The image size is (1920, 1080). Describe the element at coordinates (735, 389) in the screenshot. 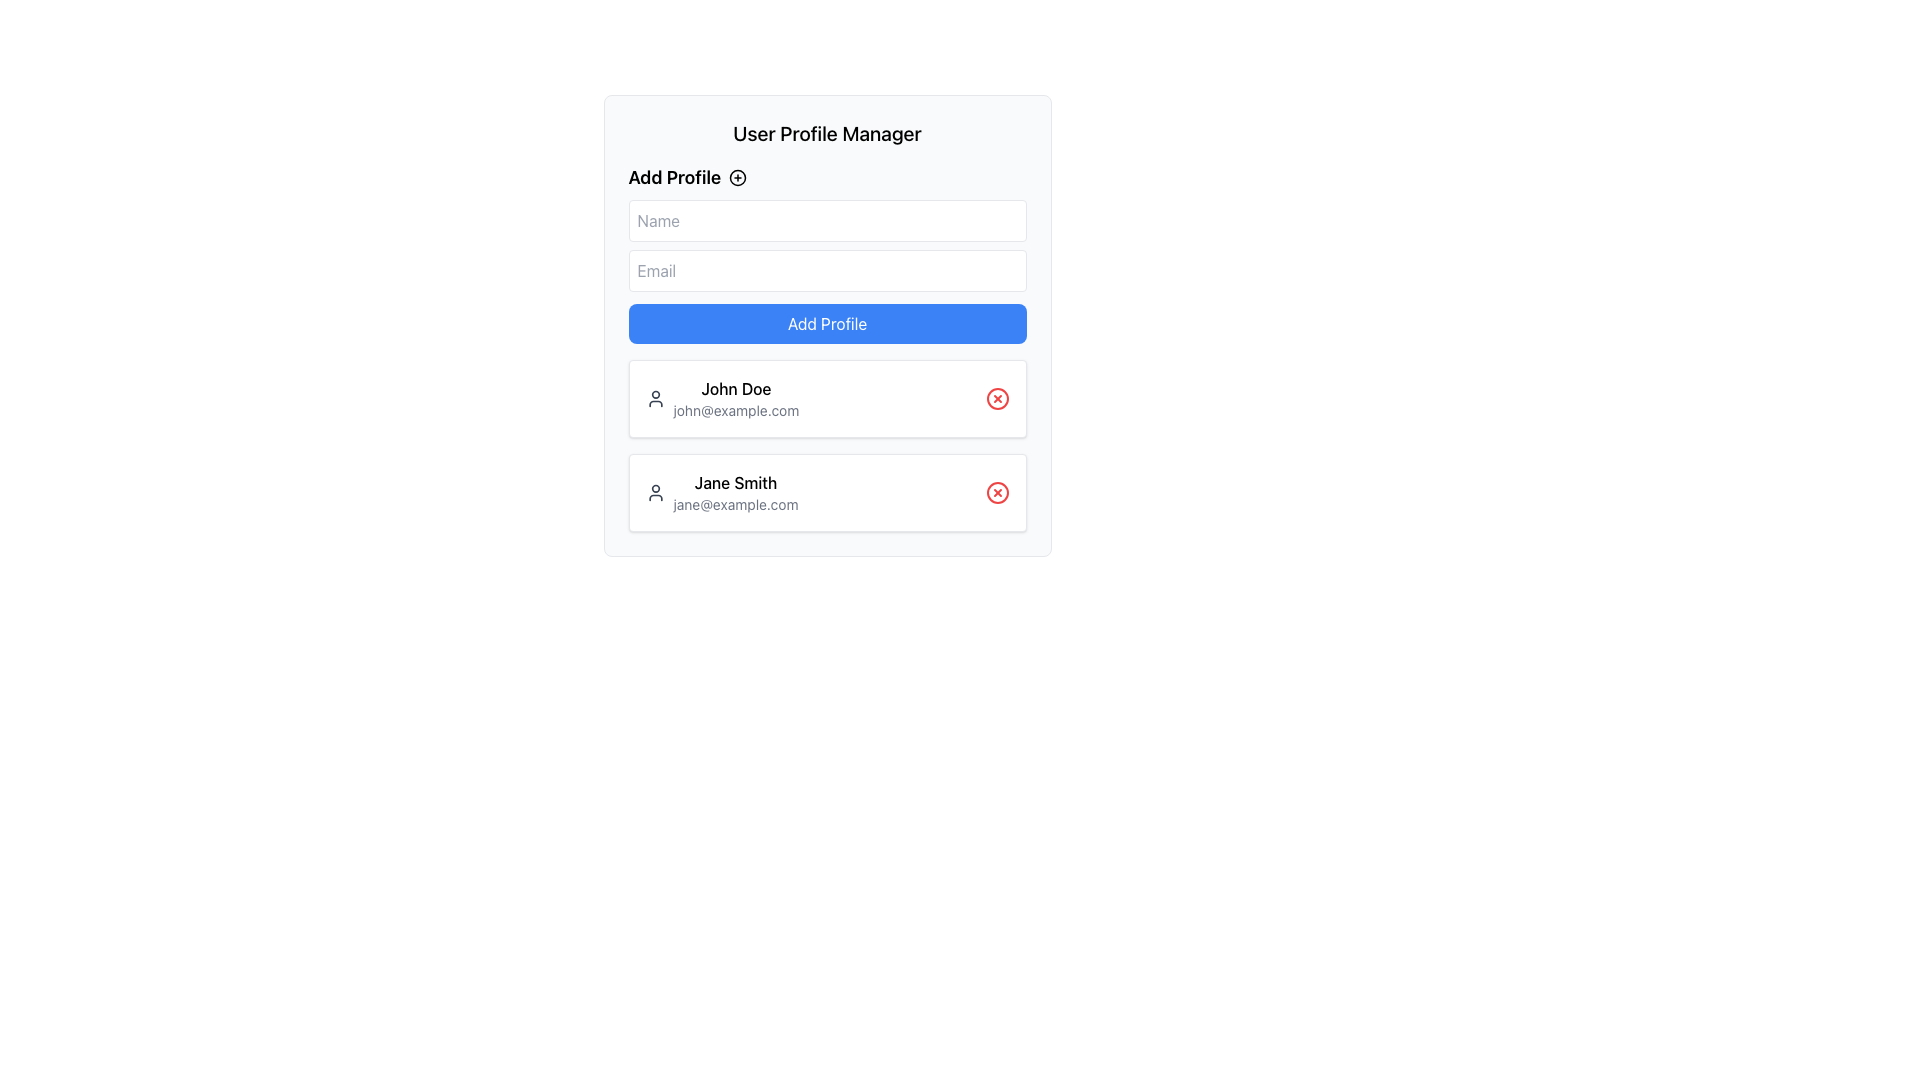

I see `the user name text label in the first user profile card, which identifies the user associated with the profile` at that location.